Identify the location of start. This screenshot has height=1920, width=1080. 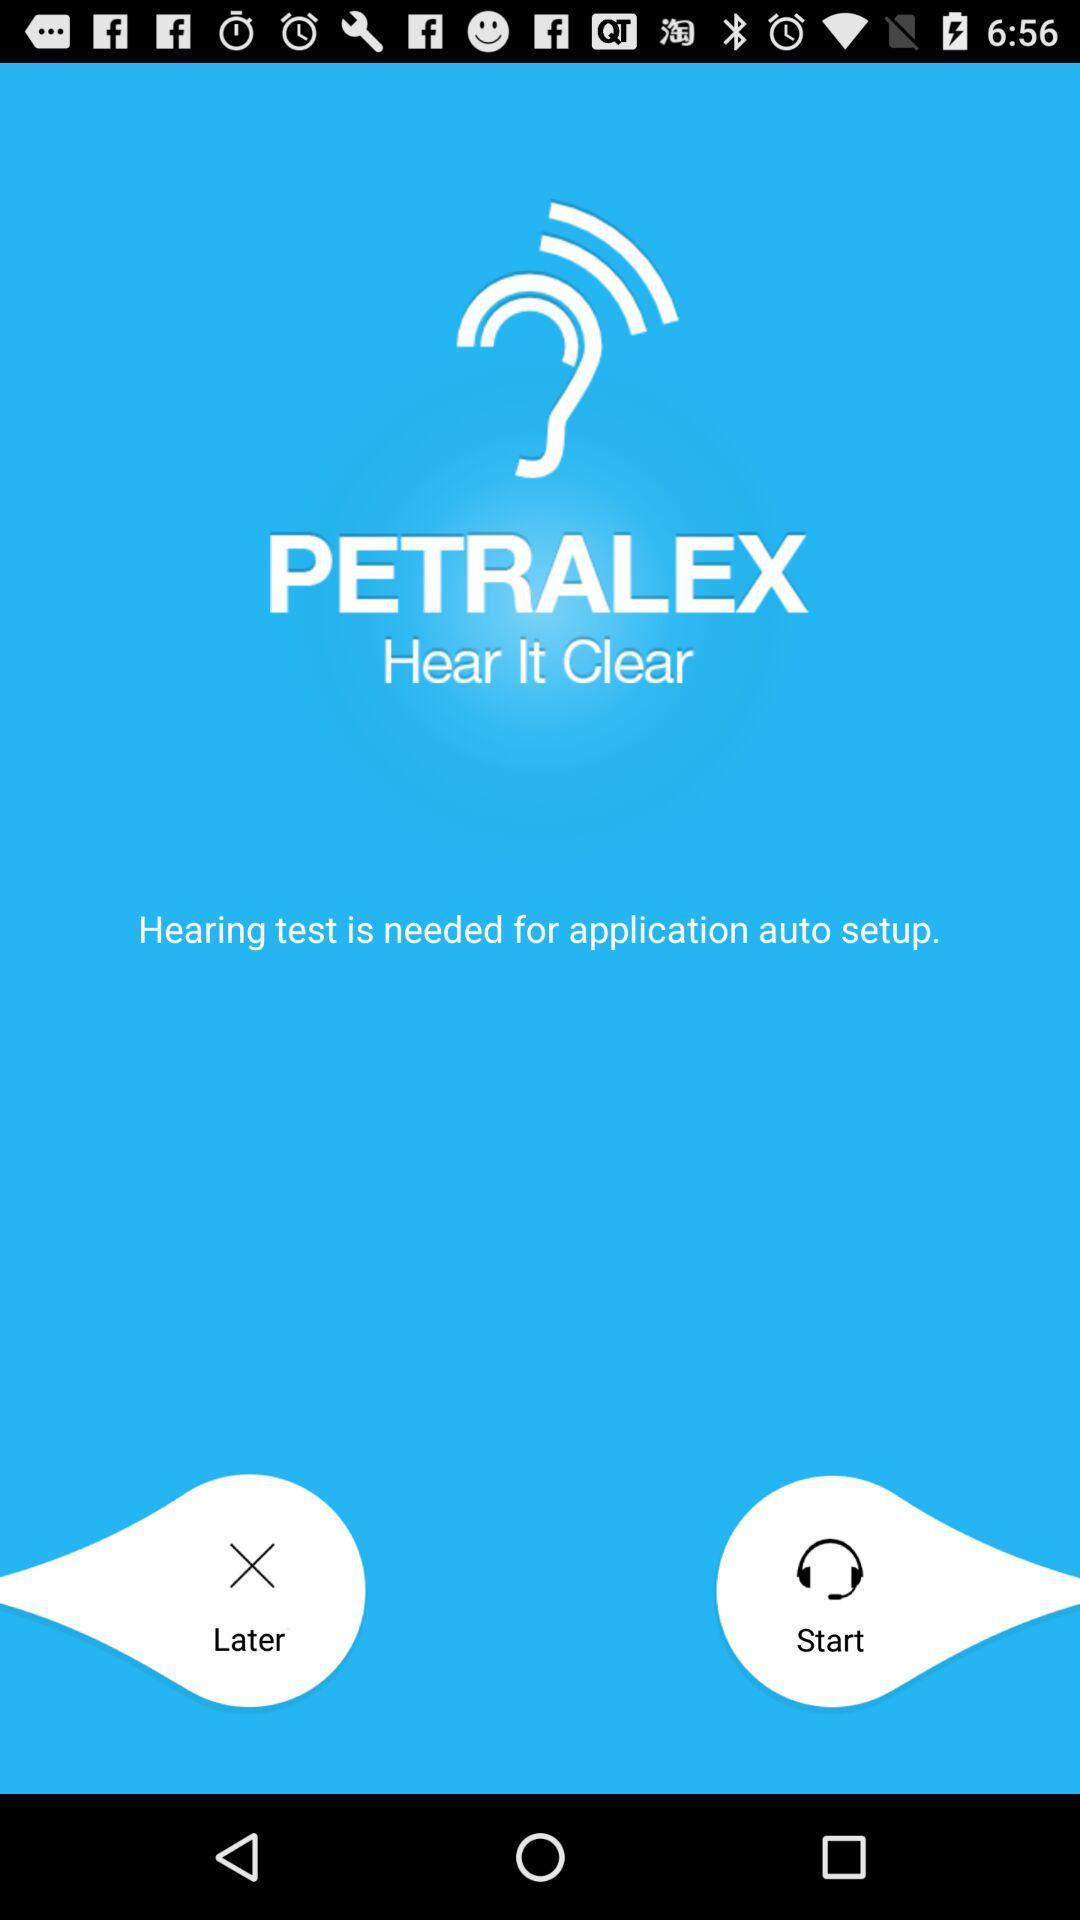
(895, 1593).